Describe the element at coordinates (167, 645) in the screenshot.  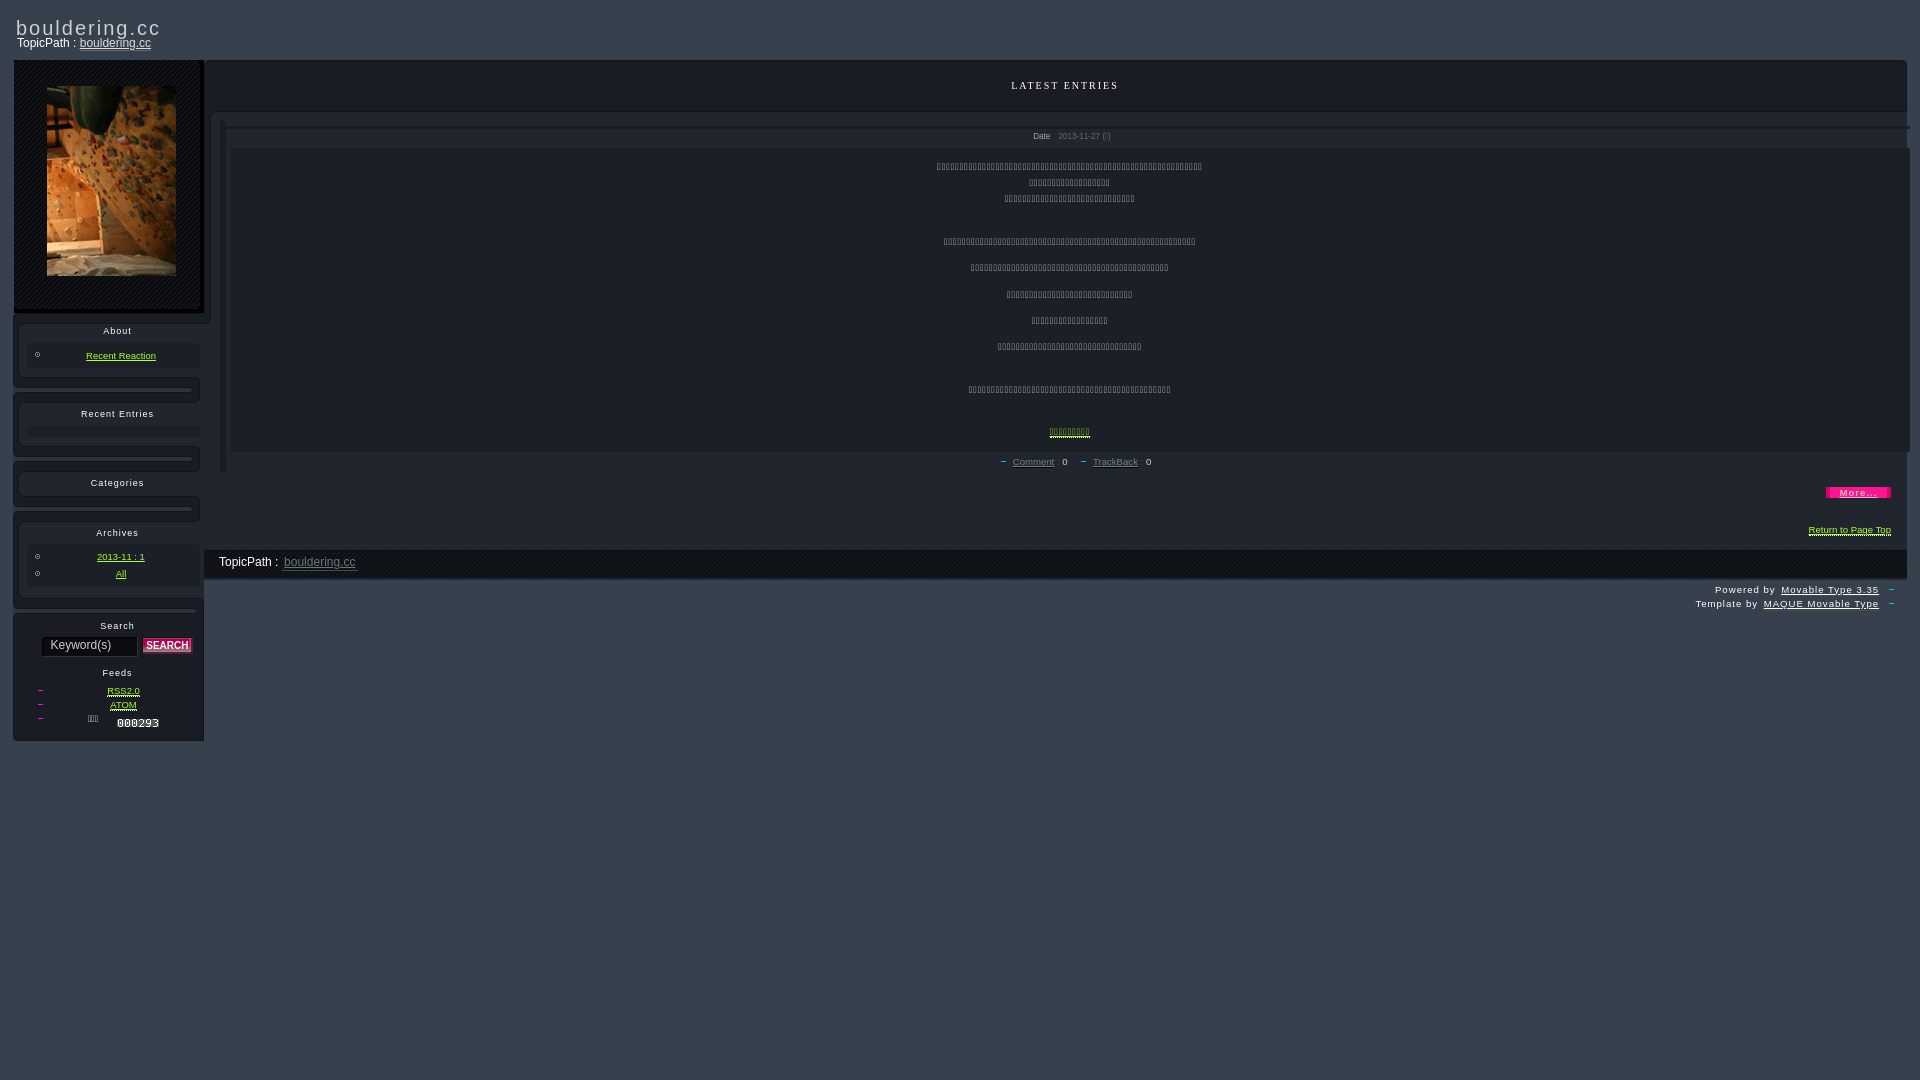
I see `'Search'` at that location.